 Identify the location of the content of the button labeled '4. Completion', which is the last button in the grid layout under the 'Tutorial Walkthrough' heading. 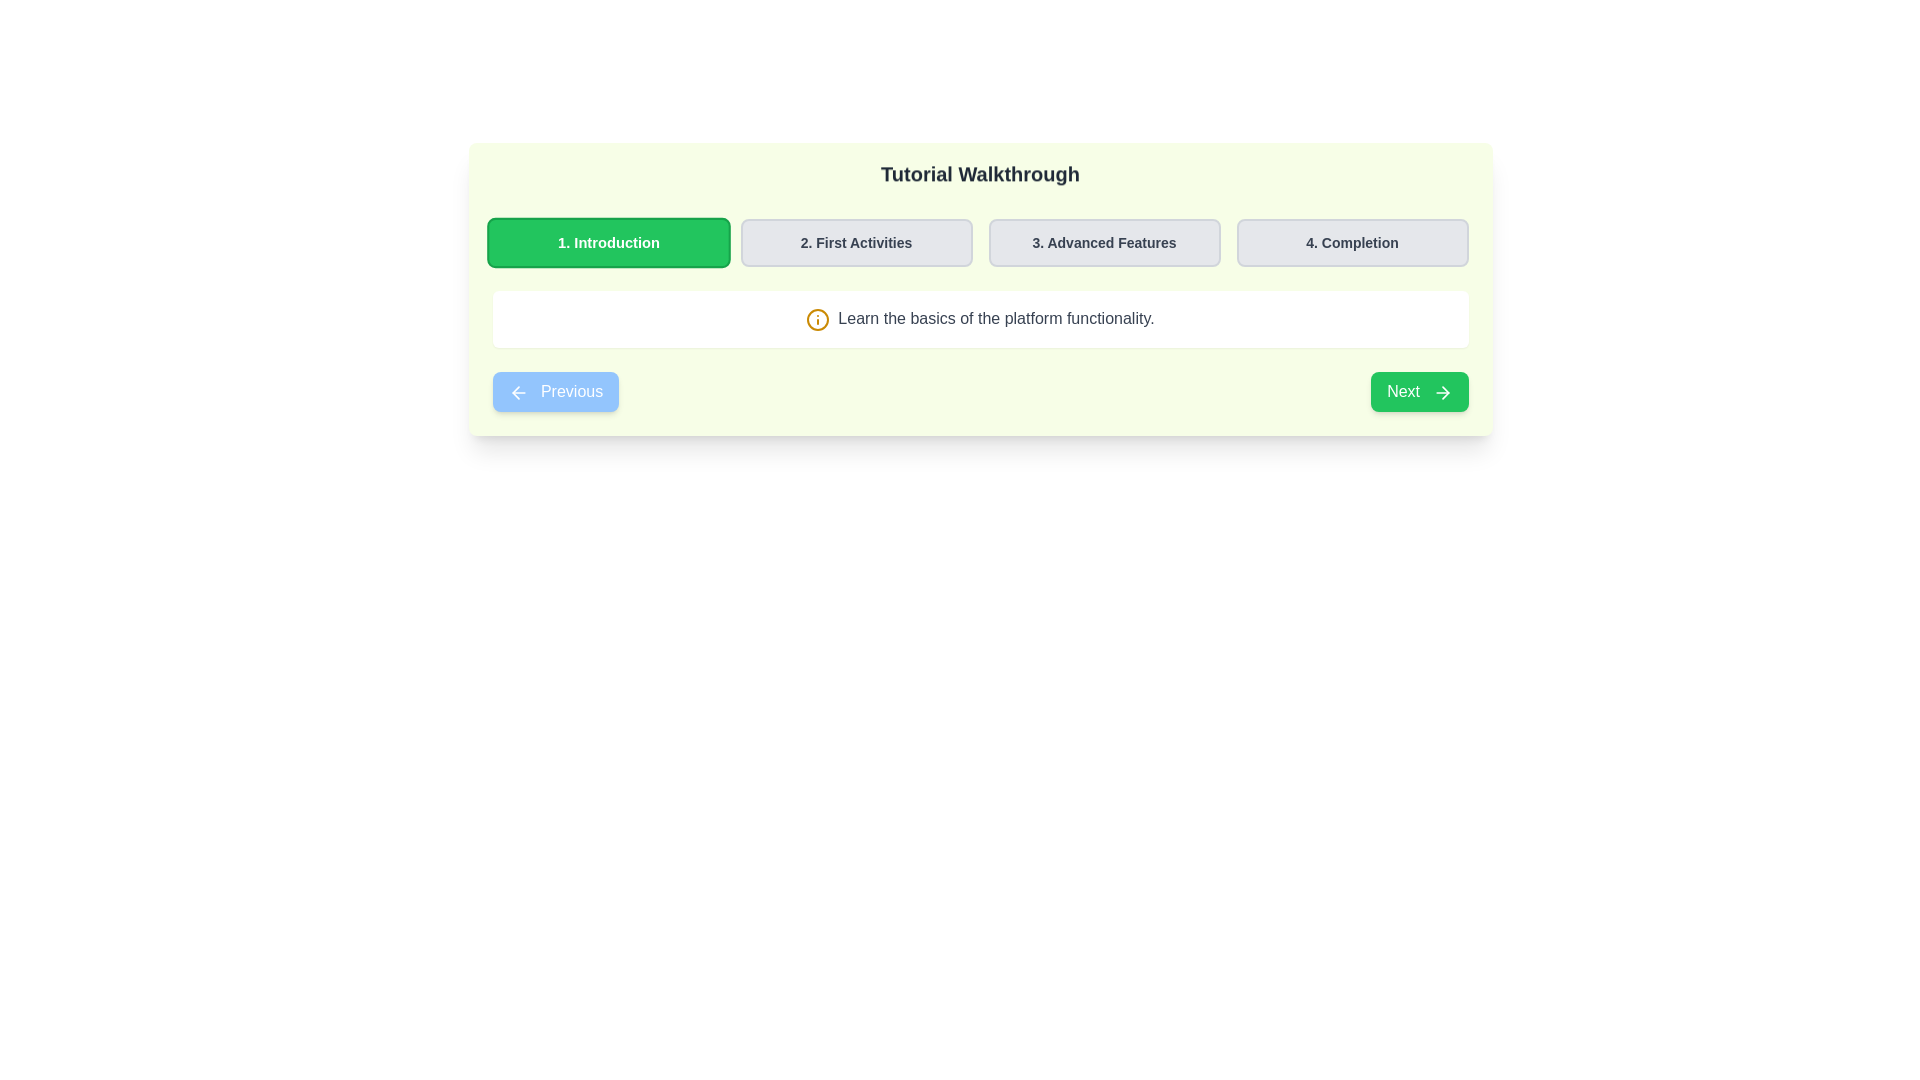
(1352, 242).